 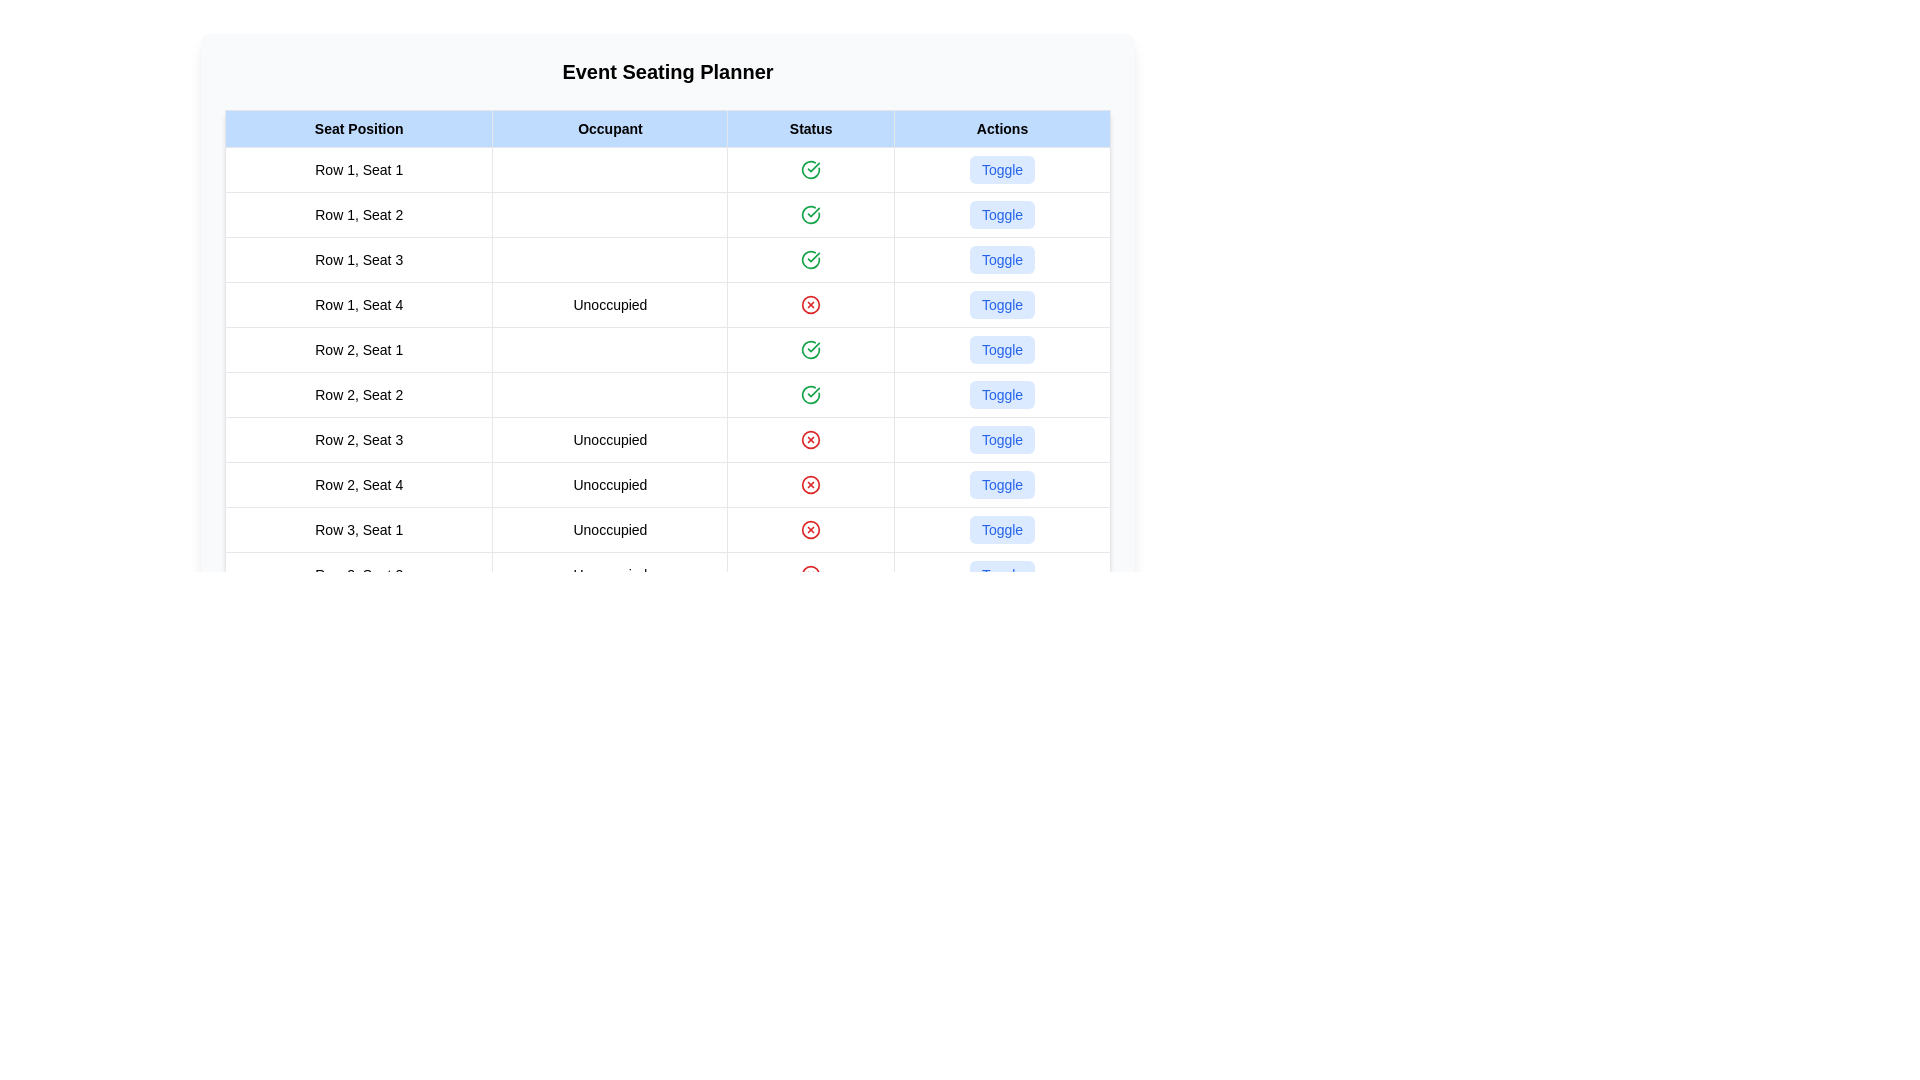 I want to click on the 'Toggle' button in the 'Actions' column of 'Row 3, Seat 1' to observe the background color change, so click(x=1002, y=528).